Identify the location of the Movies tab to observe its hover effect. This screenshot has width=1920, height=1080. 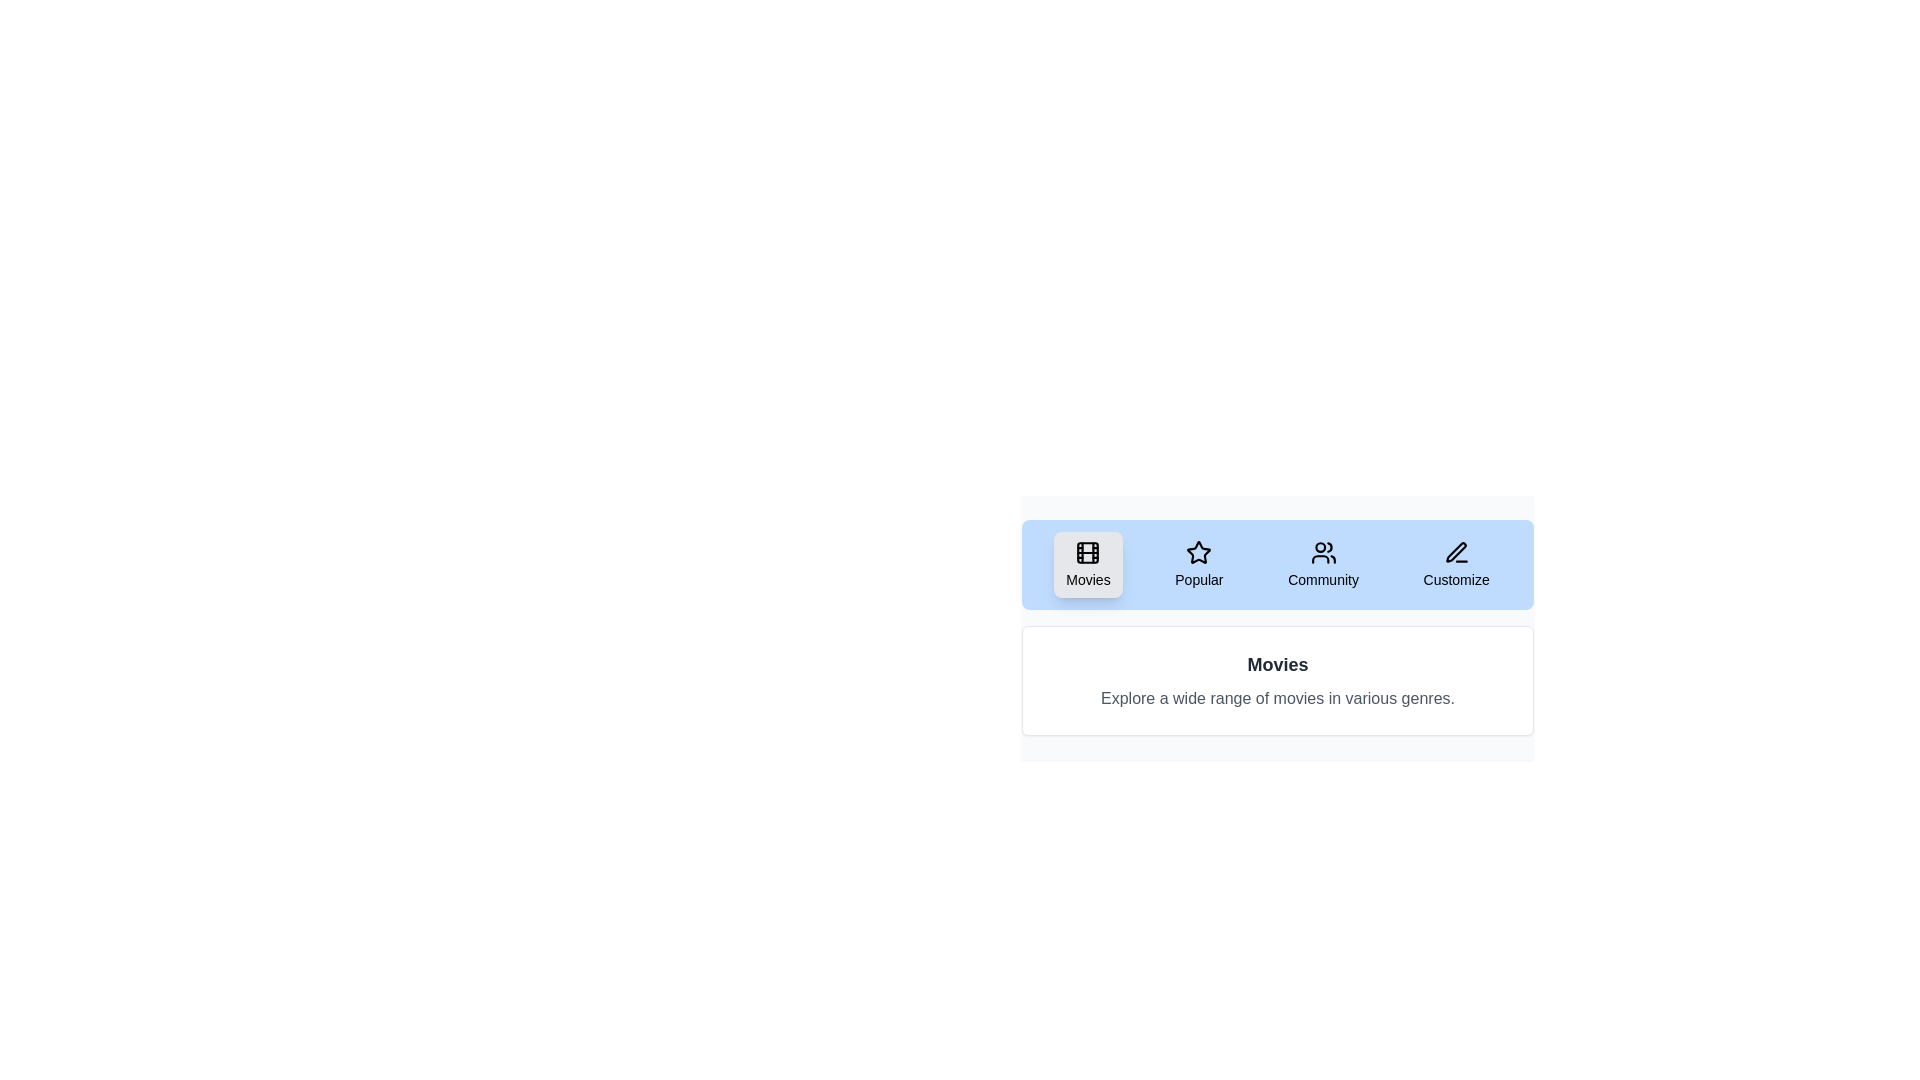
(1087, 564).